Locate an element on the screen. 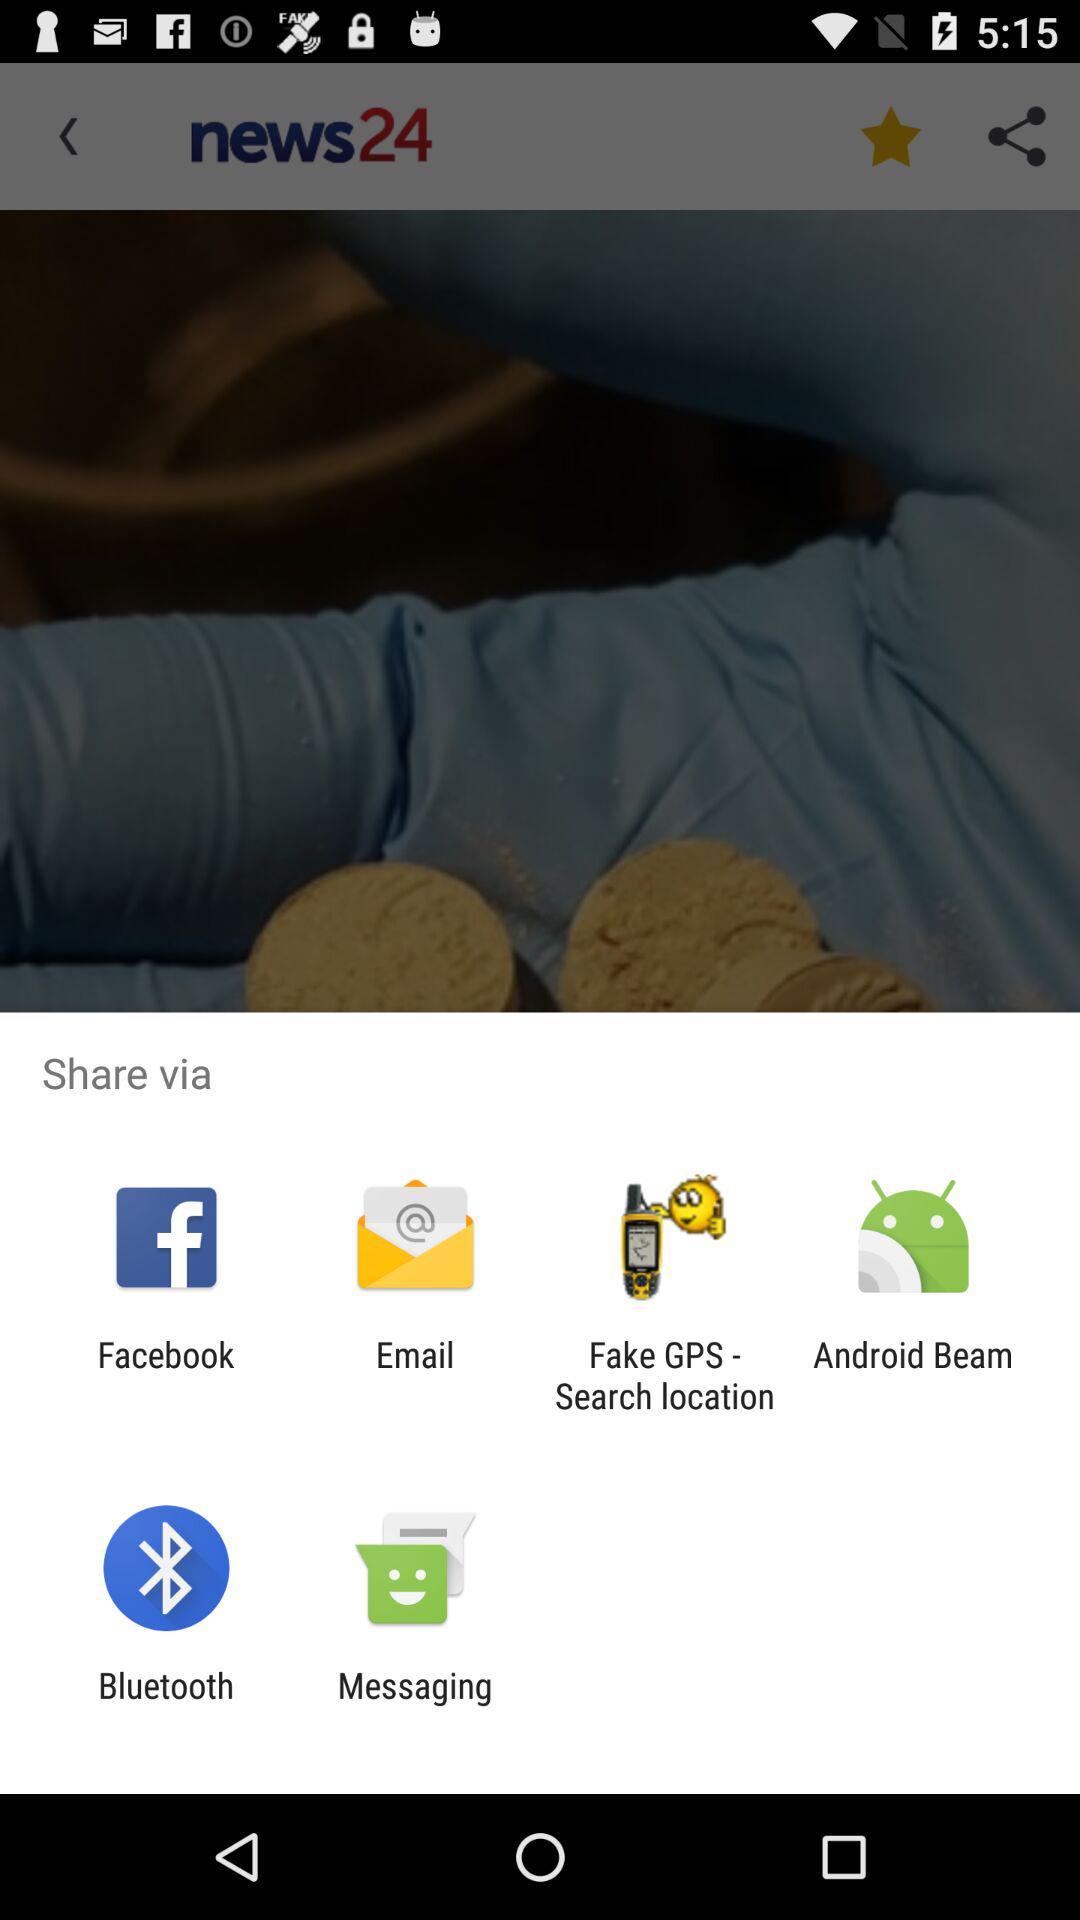 The width and height of the screenshot is (1080, 1920). the android beam at the bottom right corner is located at coordinates (913, 1374).